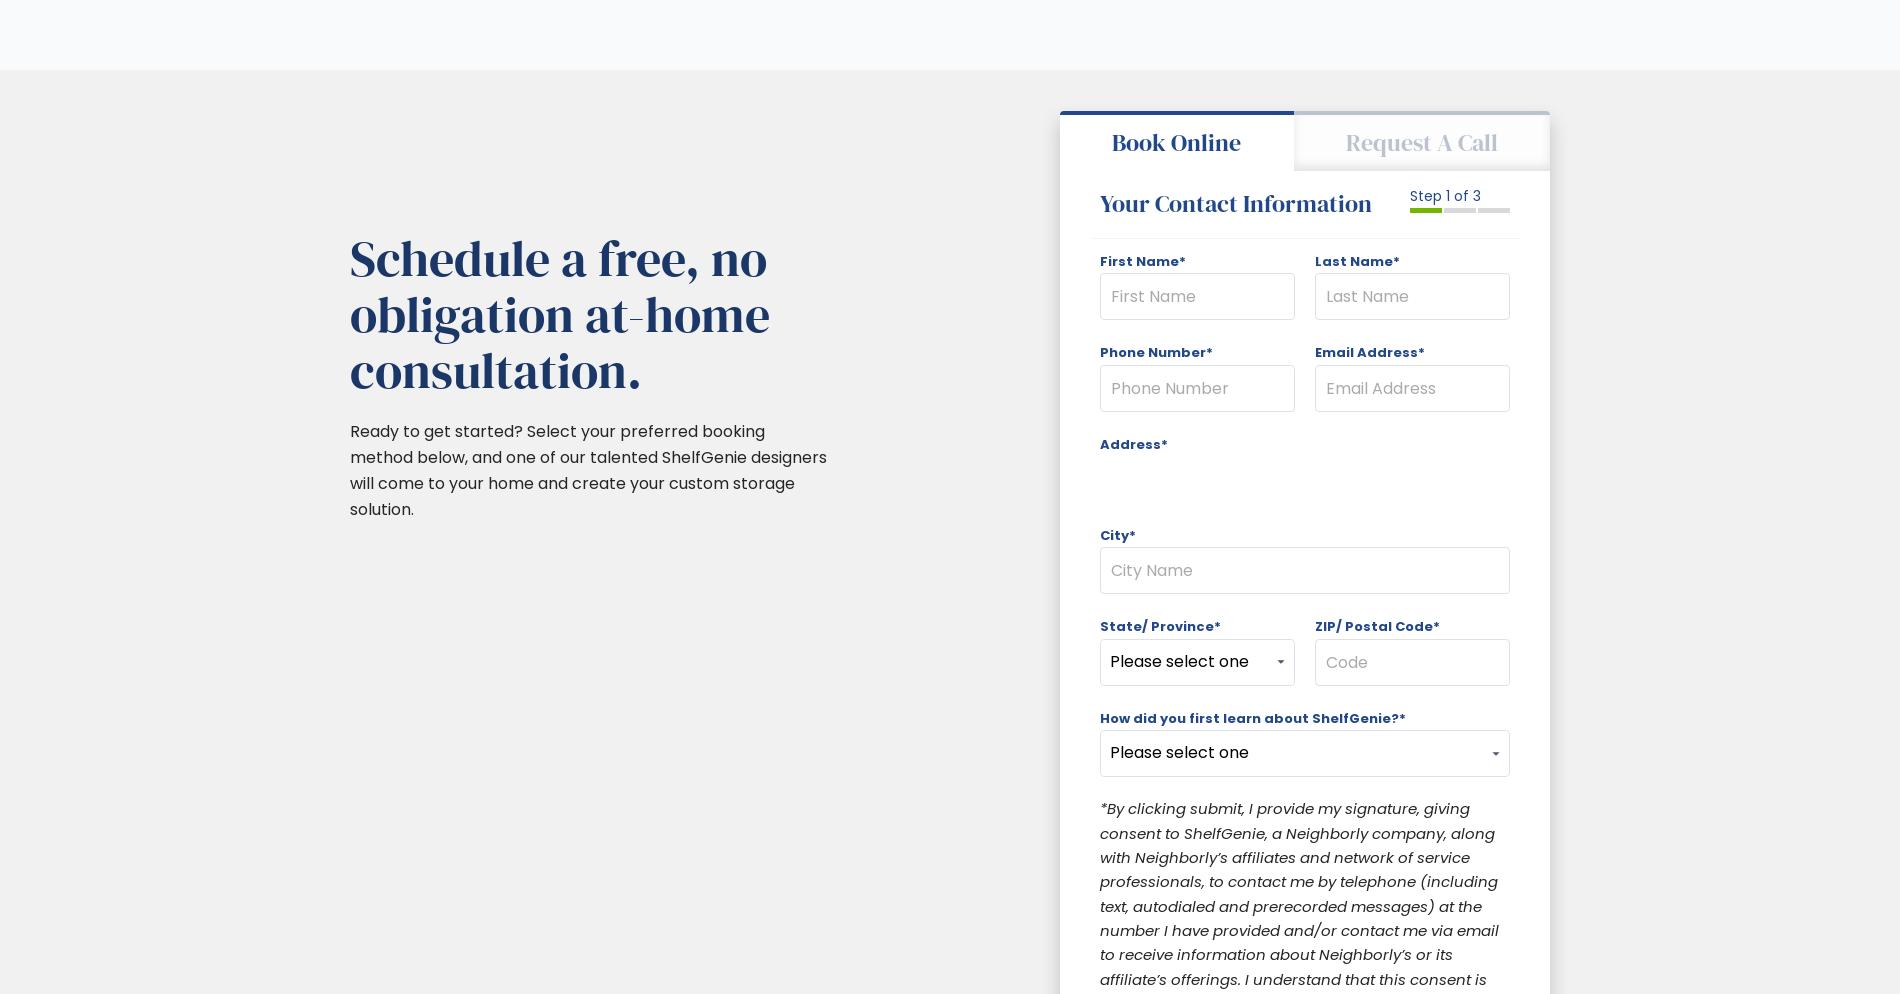  What do you see at coordinates (1313, 625) in the screenshot?
I see `'ZIP/ Postal Code*'` at bounding box center [1313, 625].